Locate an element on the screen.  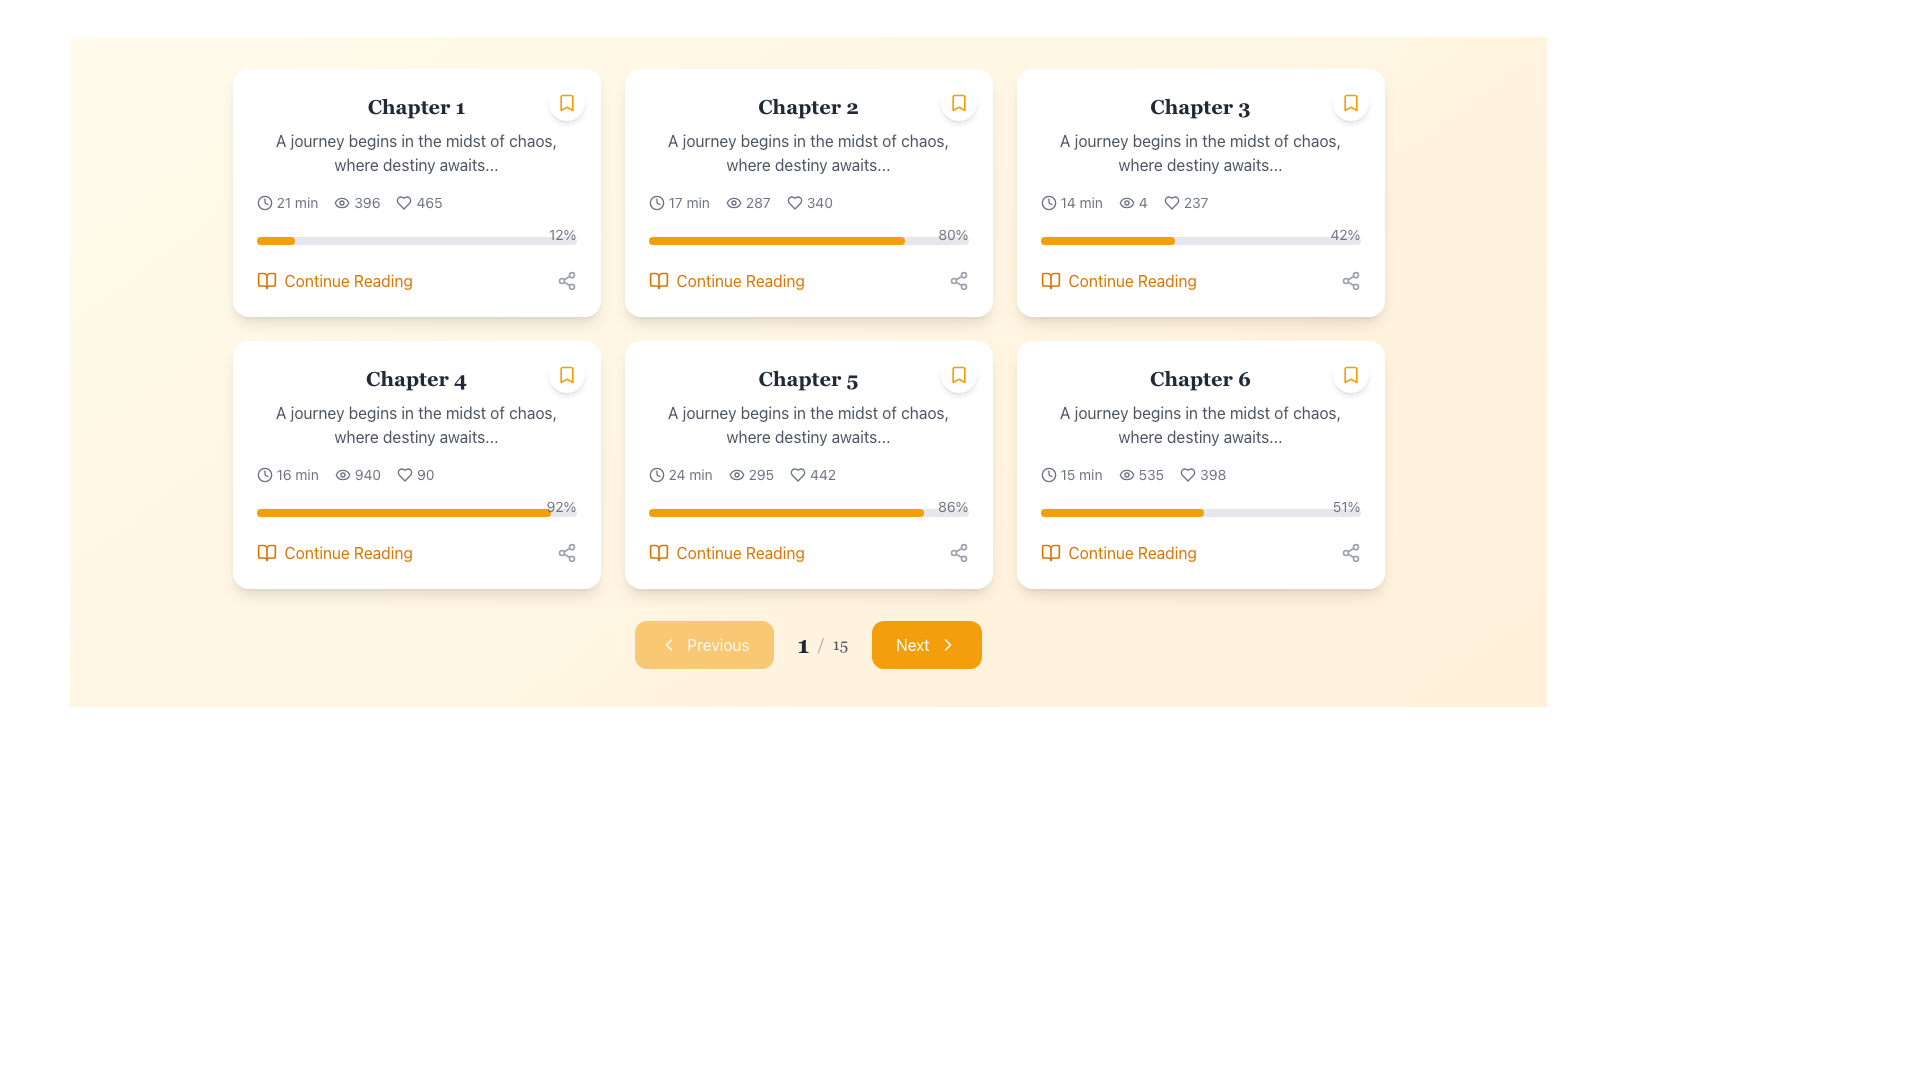
the progress bar located in the third chapter card of the 2x3 grid layout, which is centrally aligned near the bottom of the card, above the 'Continue Reading' button is located at coordinates (1200, 239).